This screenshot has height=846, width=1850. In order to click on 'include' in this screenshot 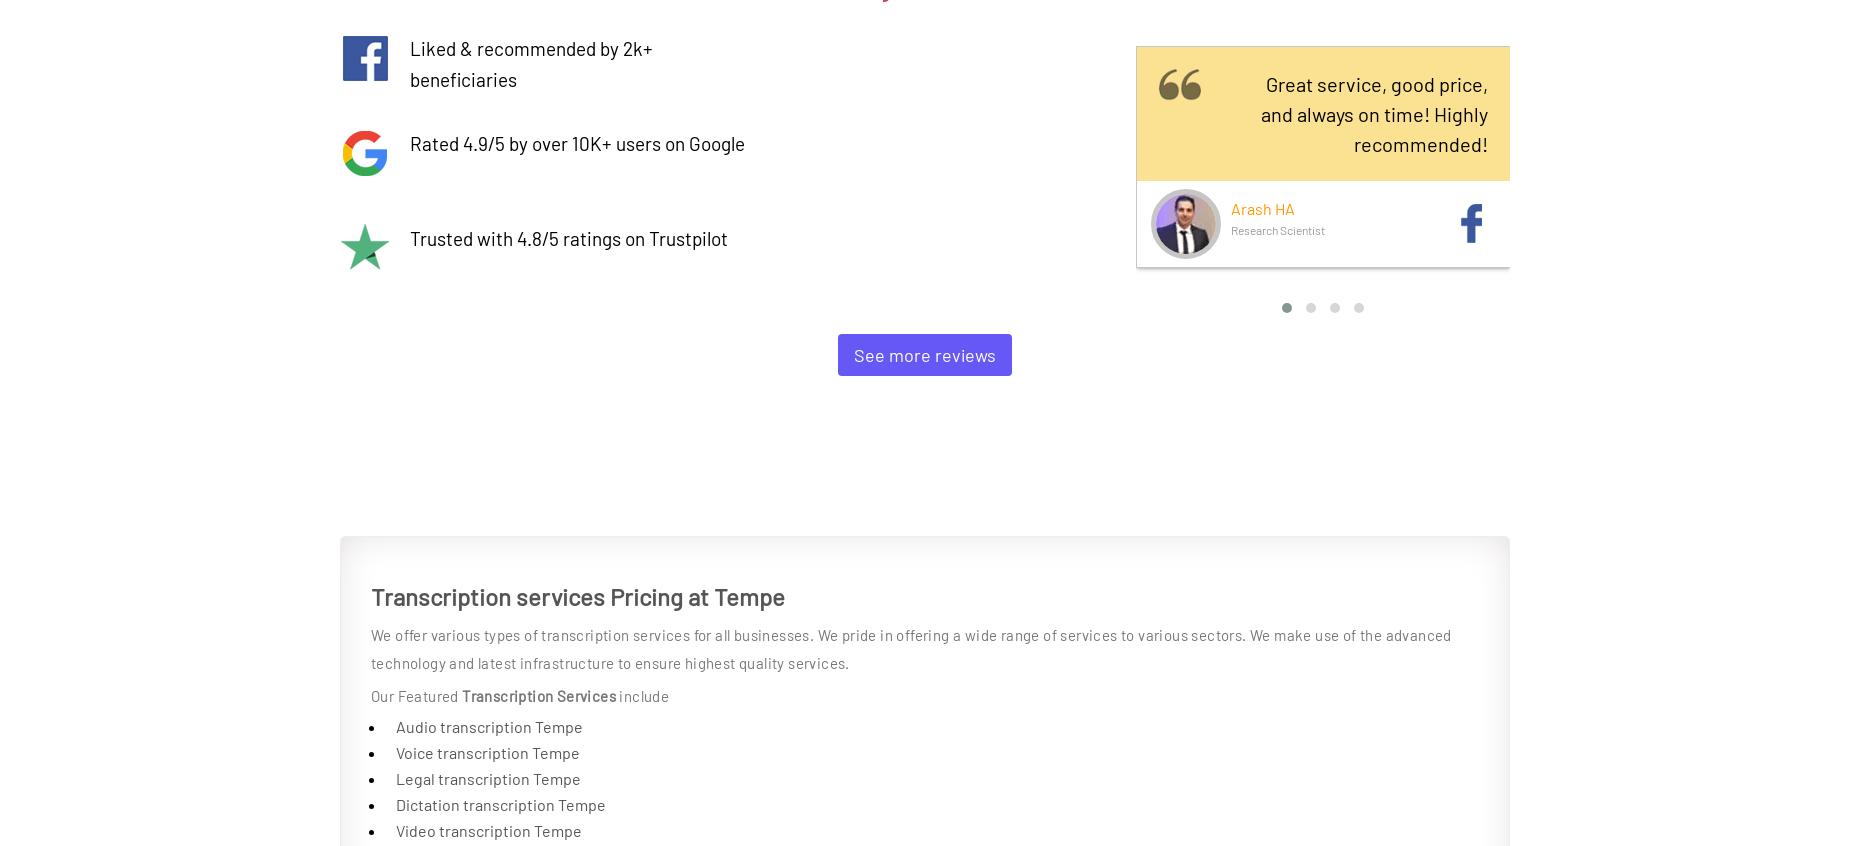, I will do `click(642, 696)`.